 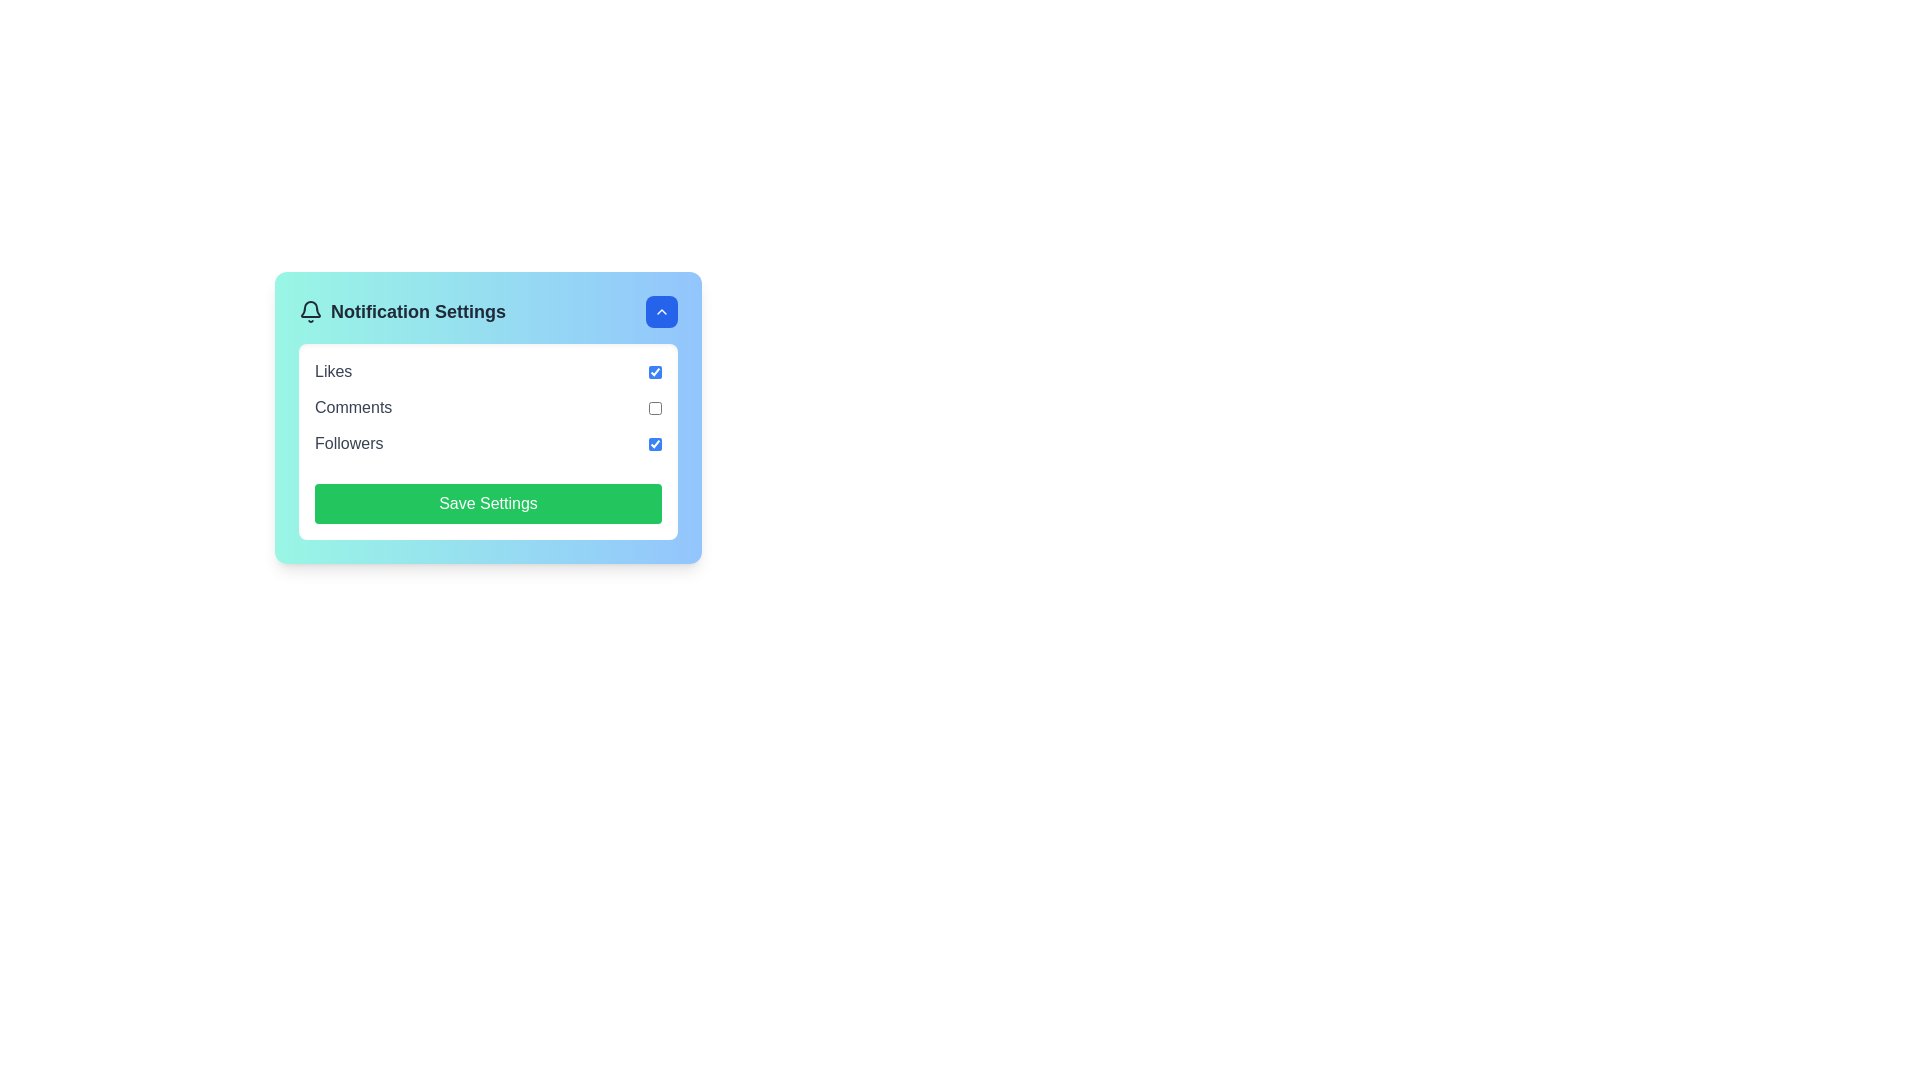 I want to click on the bell icon, which is outlined in black and located to the left of the 'Notification Settings' text, so click(x=310, y=312).